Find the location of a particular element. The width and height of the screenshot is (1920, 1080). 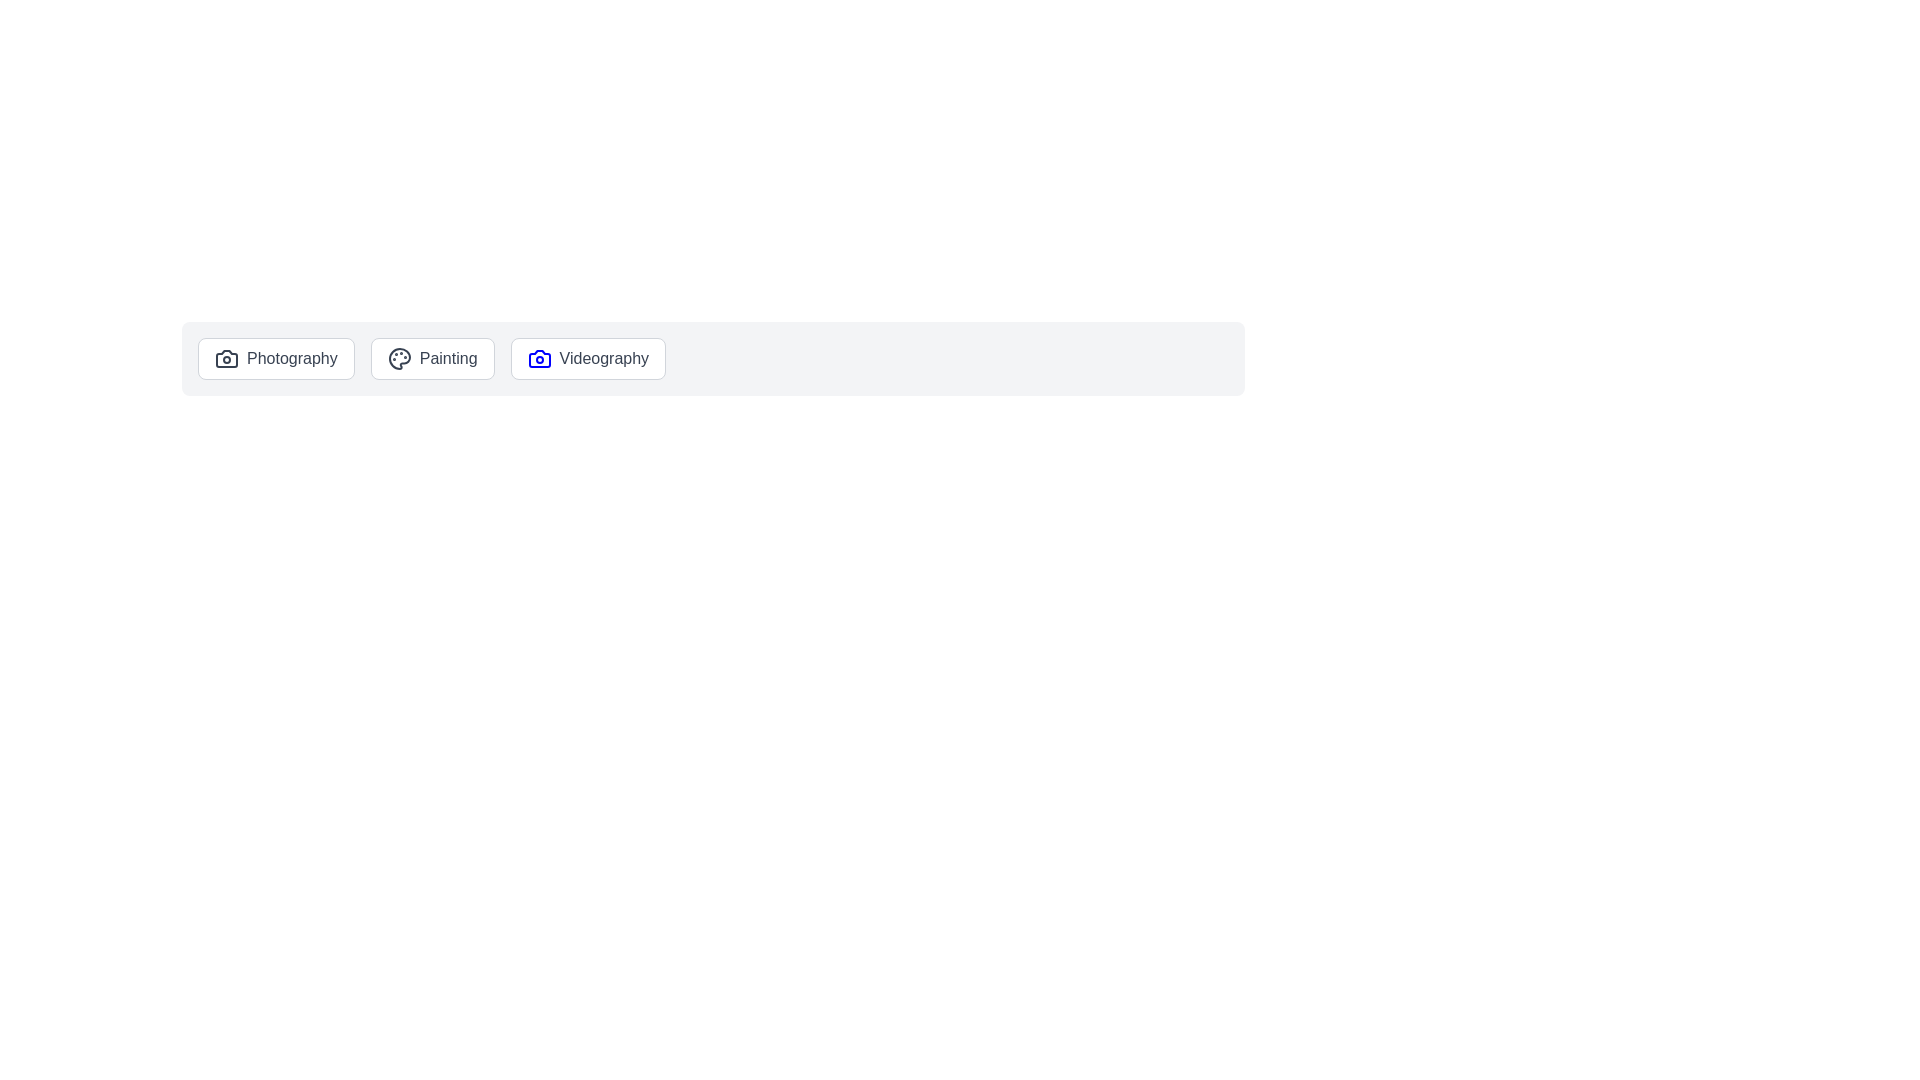

the chip labeled Videography to observe its hover effects is located at coordinates (587, 357).